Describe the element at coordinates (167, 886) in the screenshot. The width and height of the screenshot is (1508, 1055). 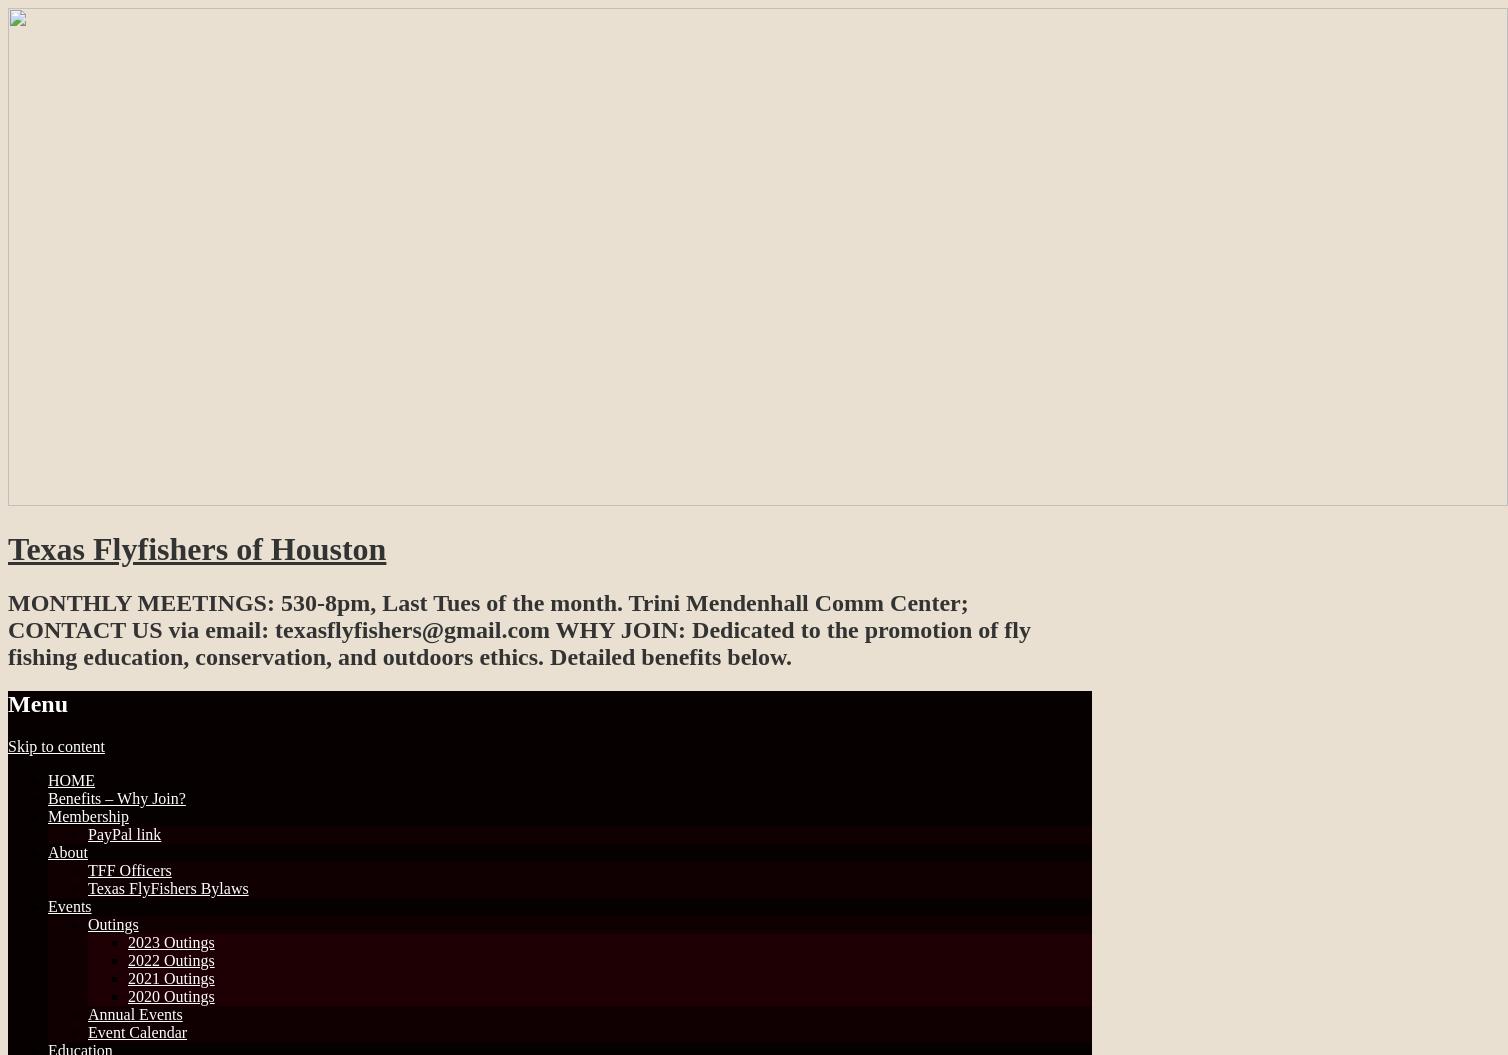
I see `'Texas FlyFishers Bylaws'` at that location.